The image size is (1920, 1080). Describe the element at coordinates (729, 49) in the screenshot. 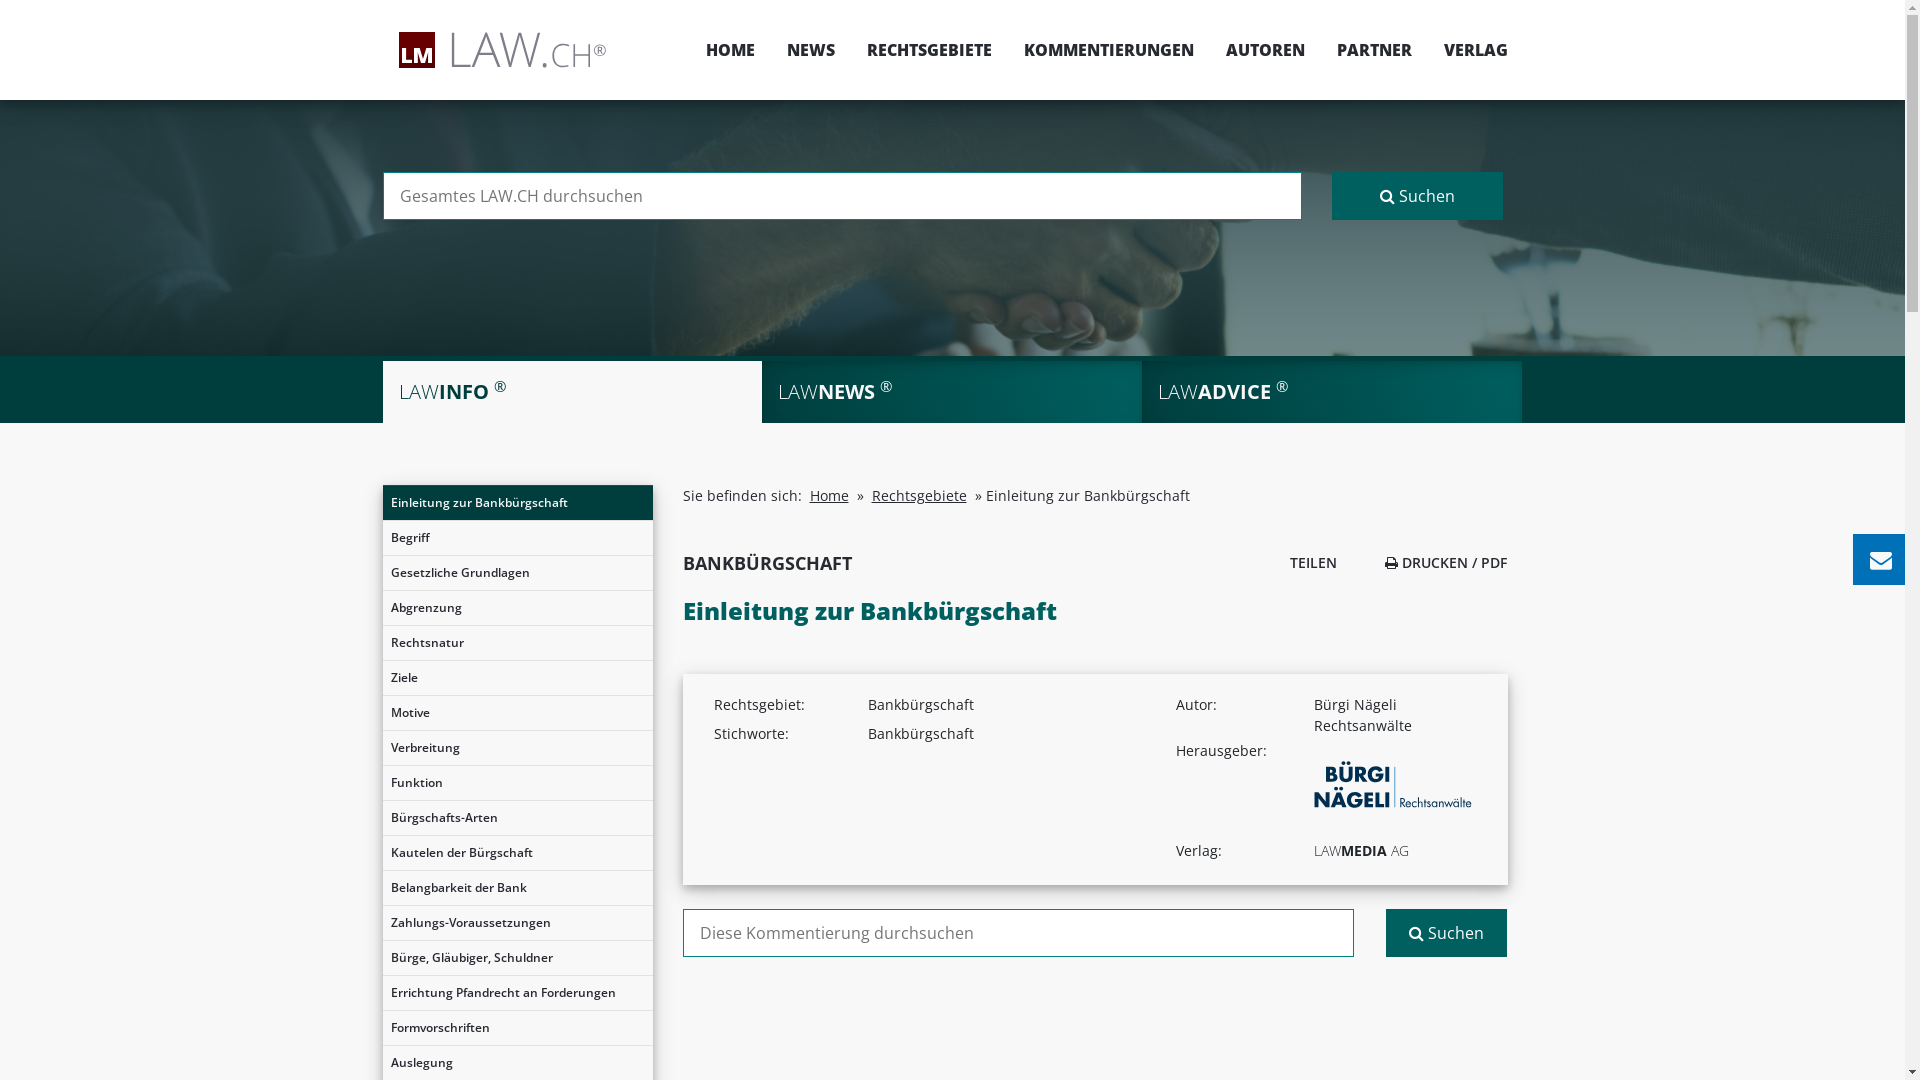

I see `'HOME'` at that location.